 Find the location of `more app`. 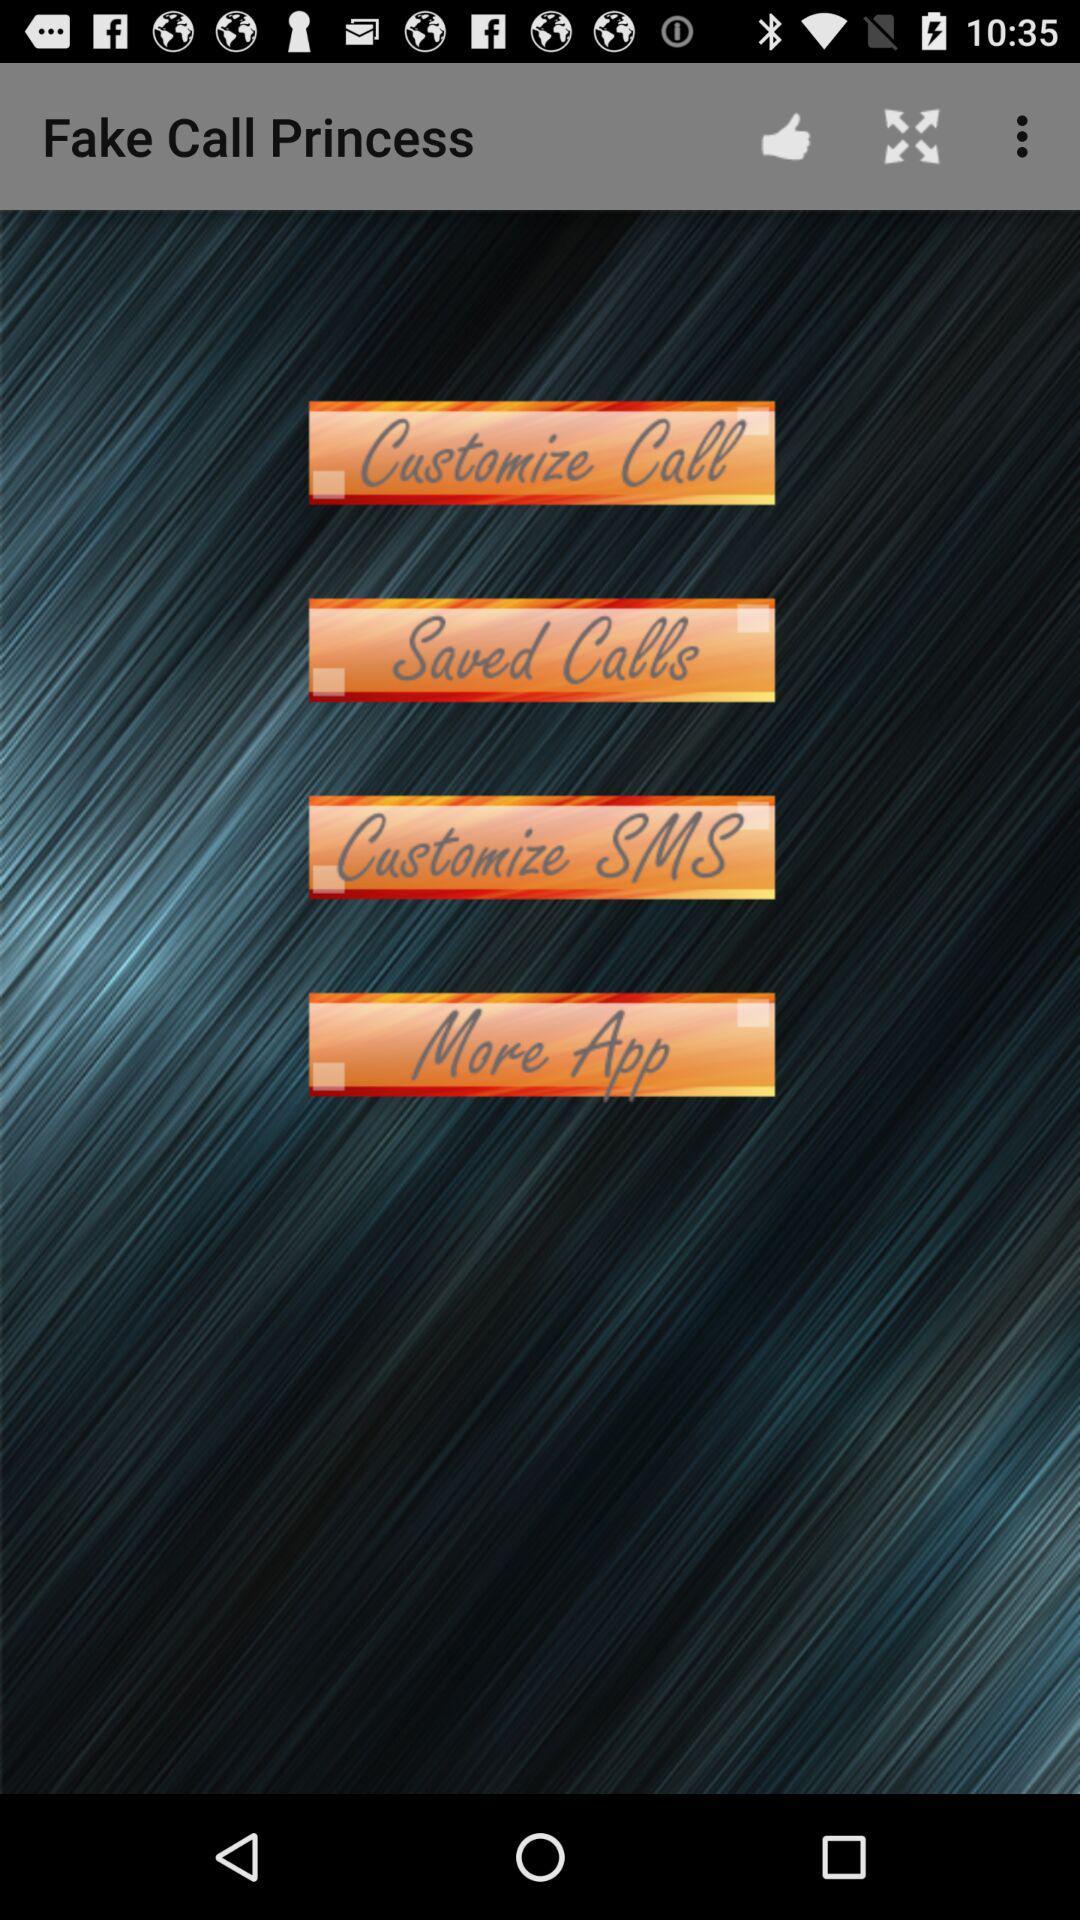

more app is located at coordinates (540, 1043).